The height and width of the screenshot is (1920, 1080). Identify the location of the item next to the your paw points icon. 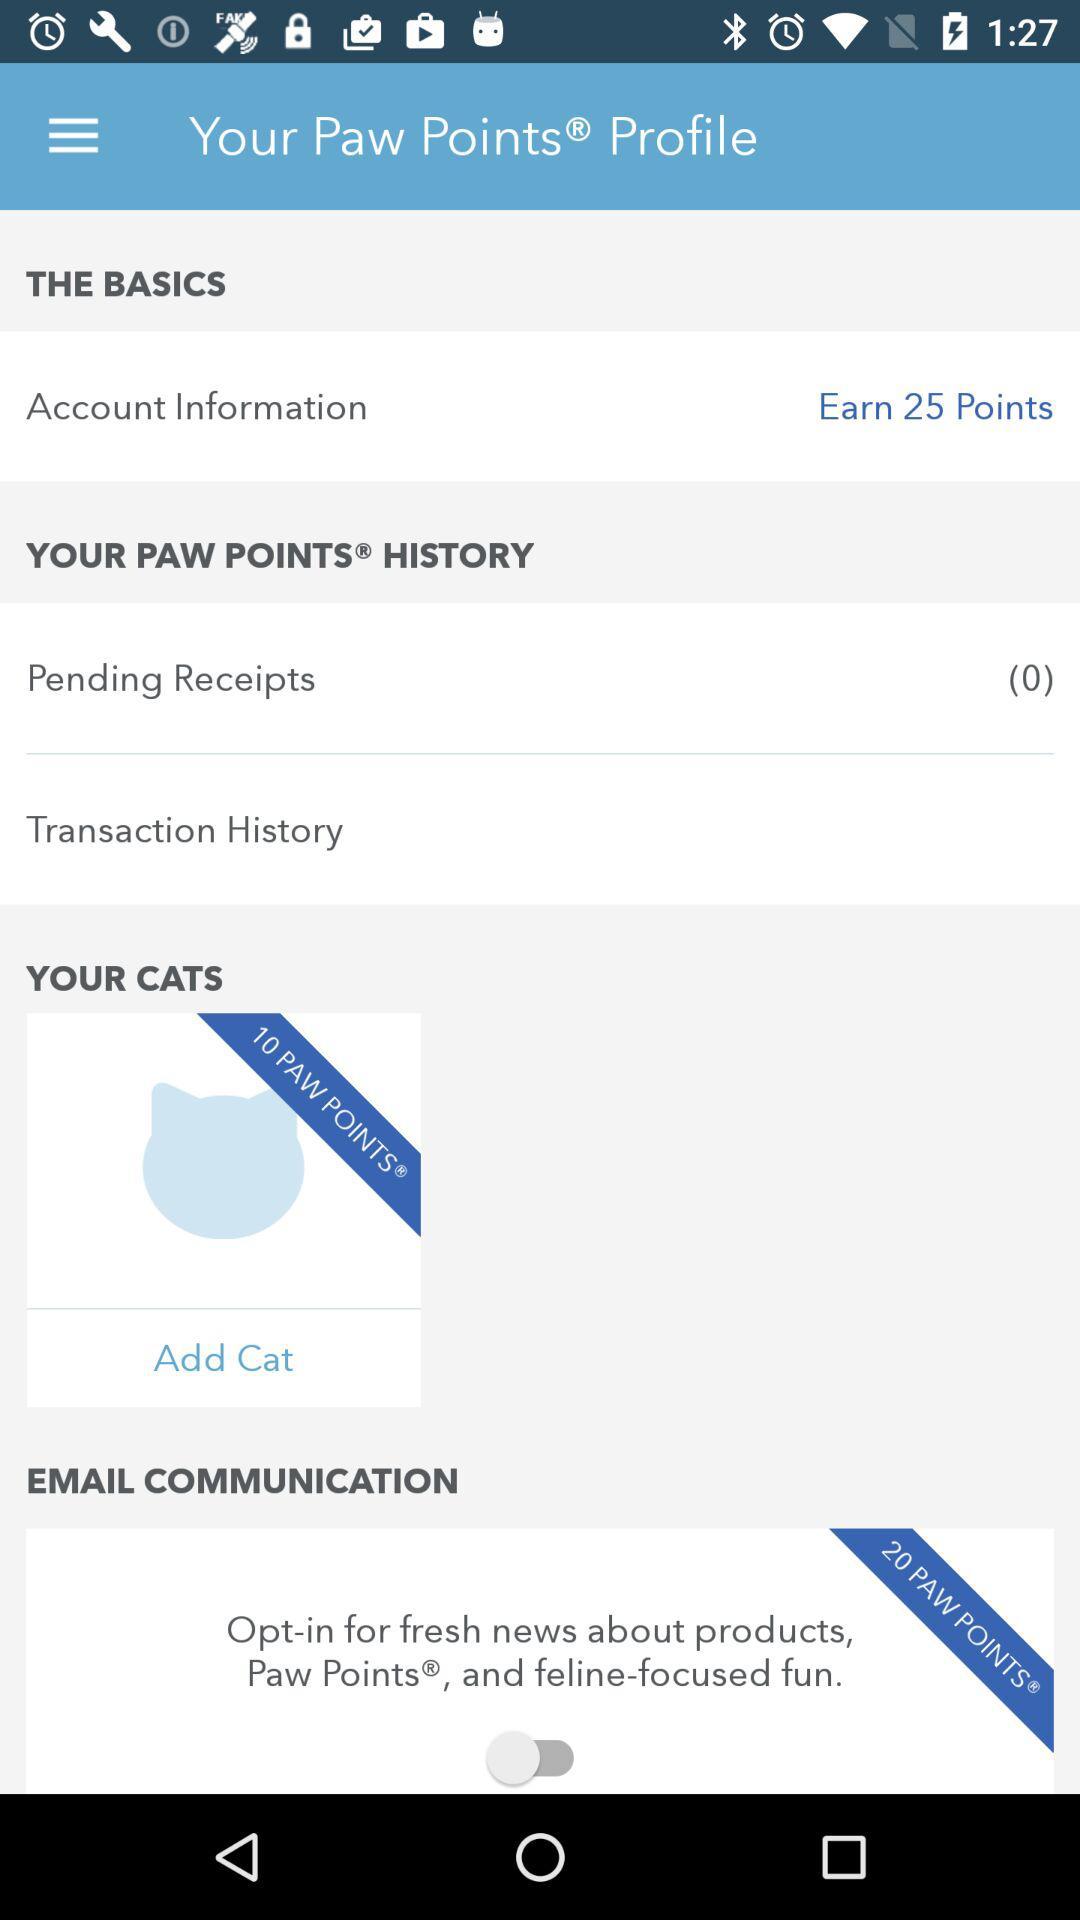
(72, 135).